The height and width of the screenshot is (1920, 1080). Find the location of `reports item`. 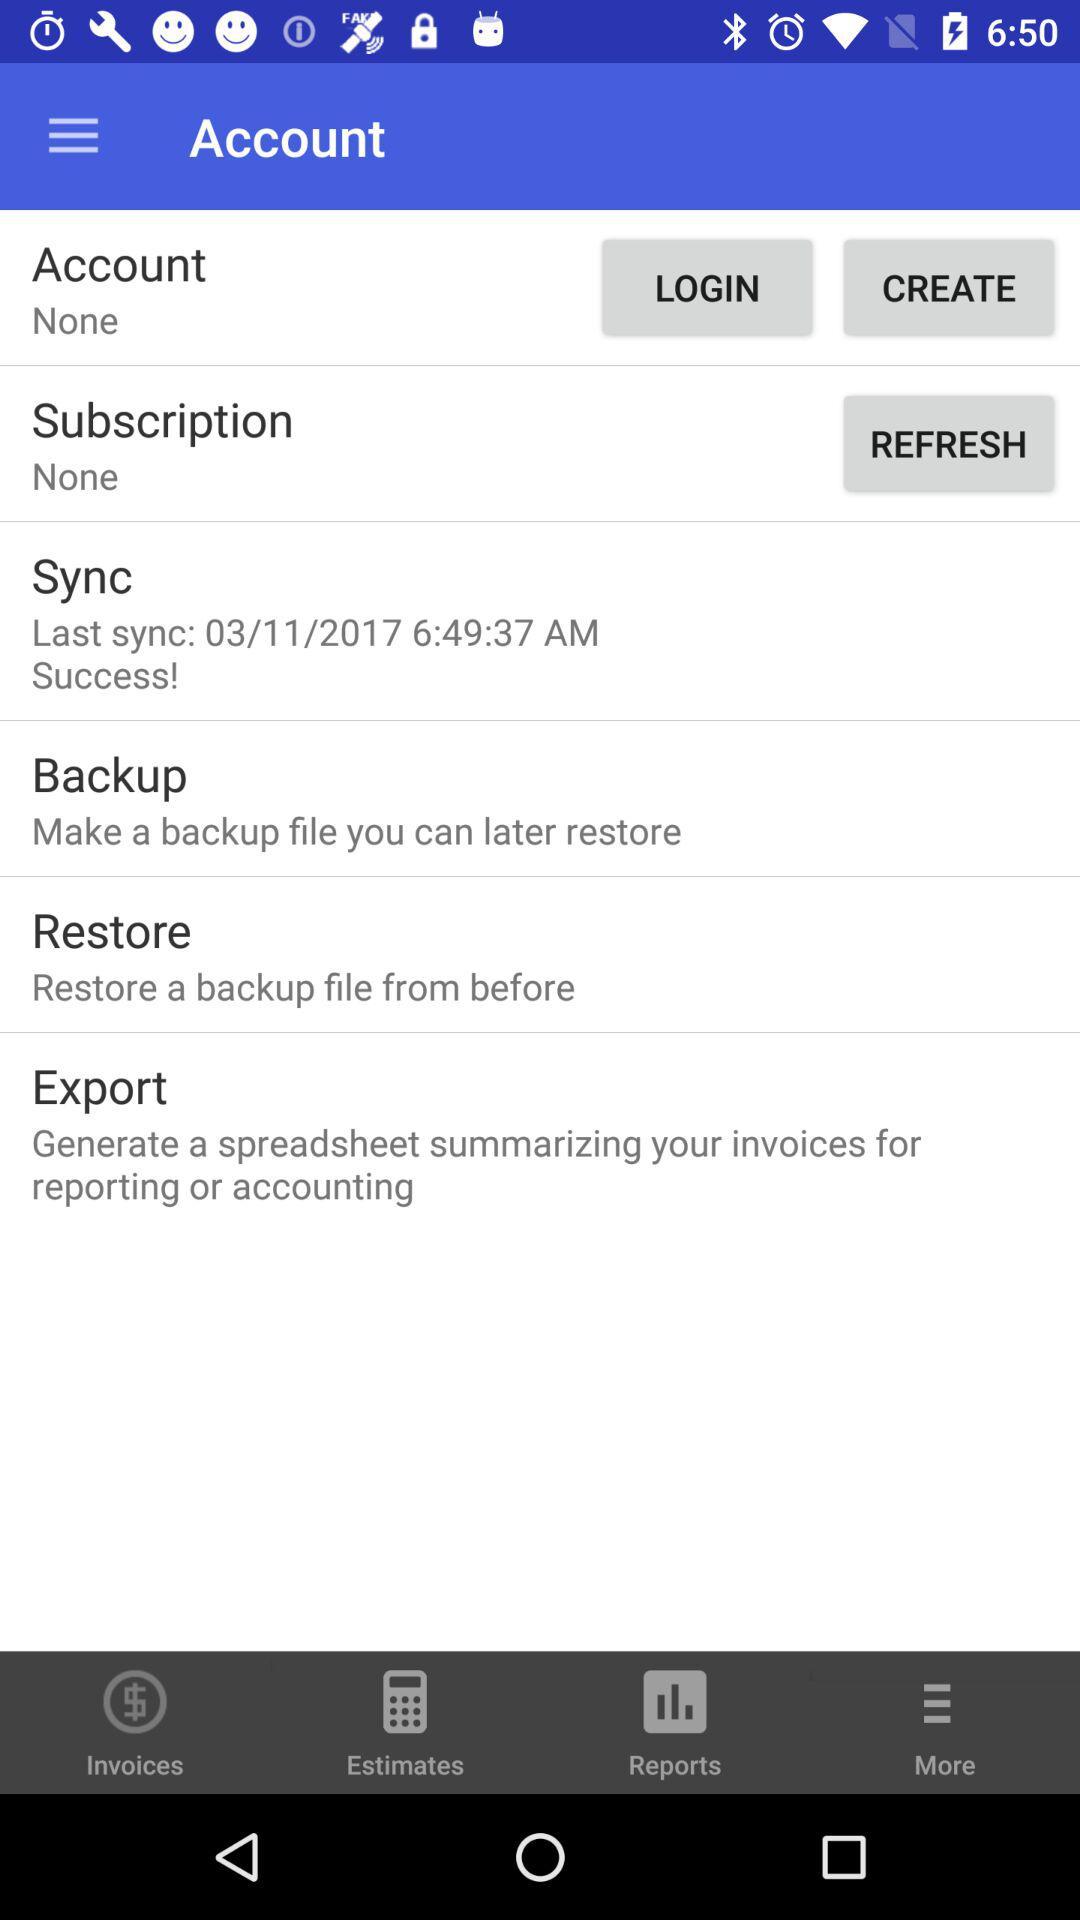

reports item is located at coordinates (675, 1731).